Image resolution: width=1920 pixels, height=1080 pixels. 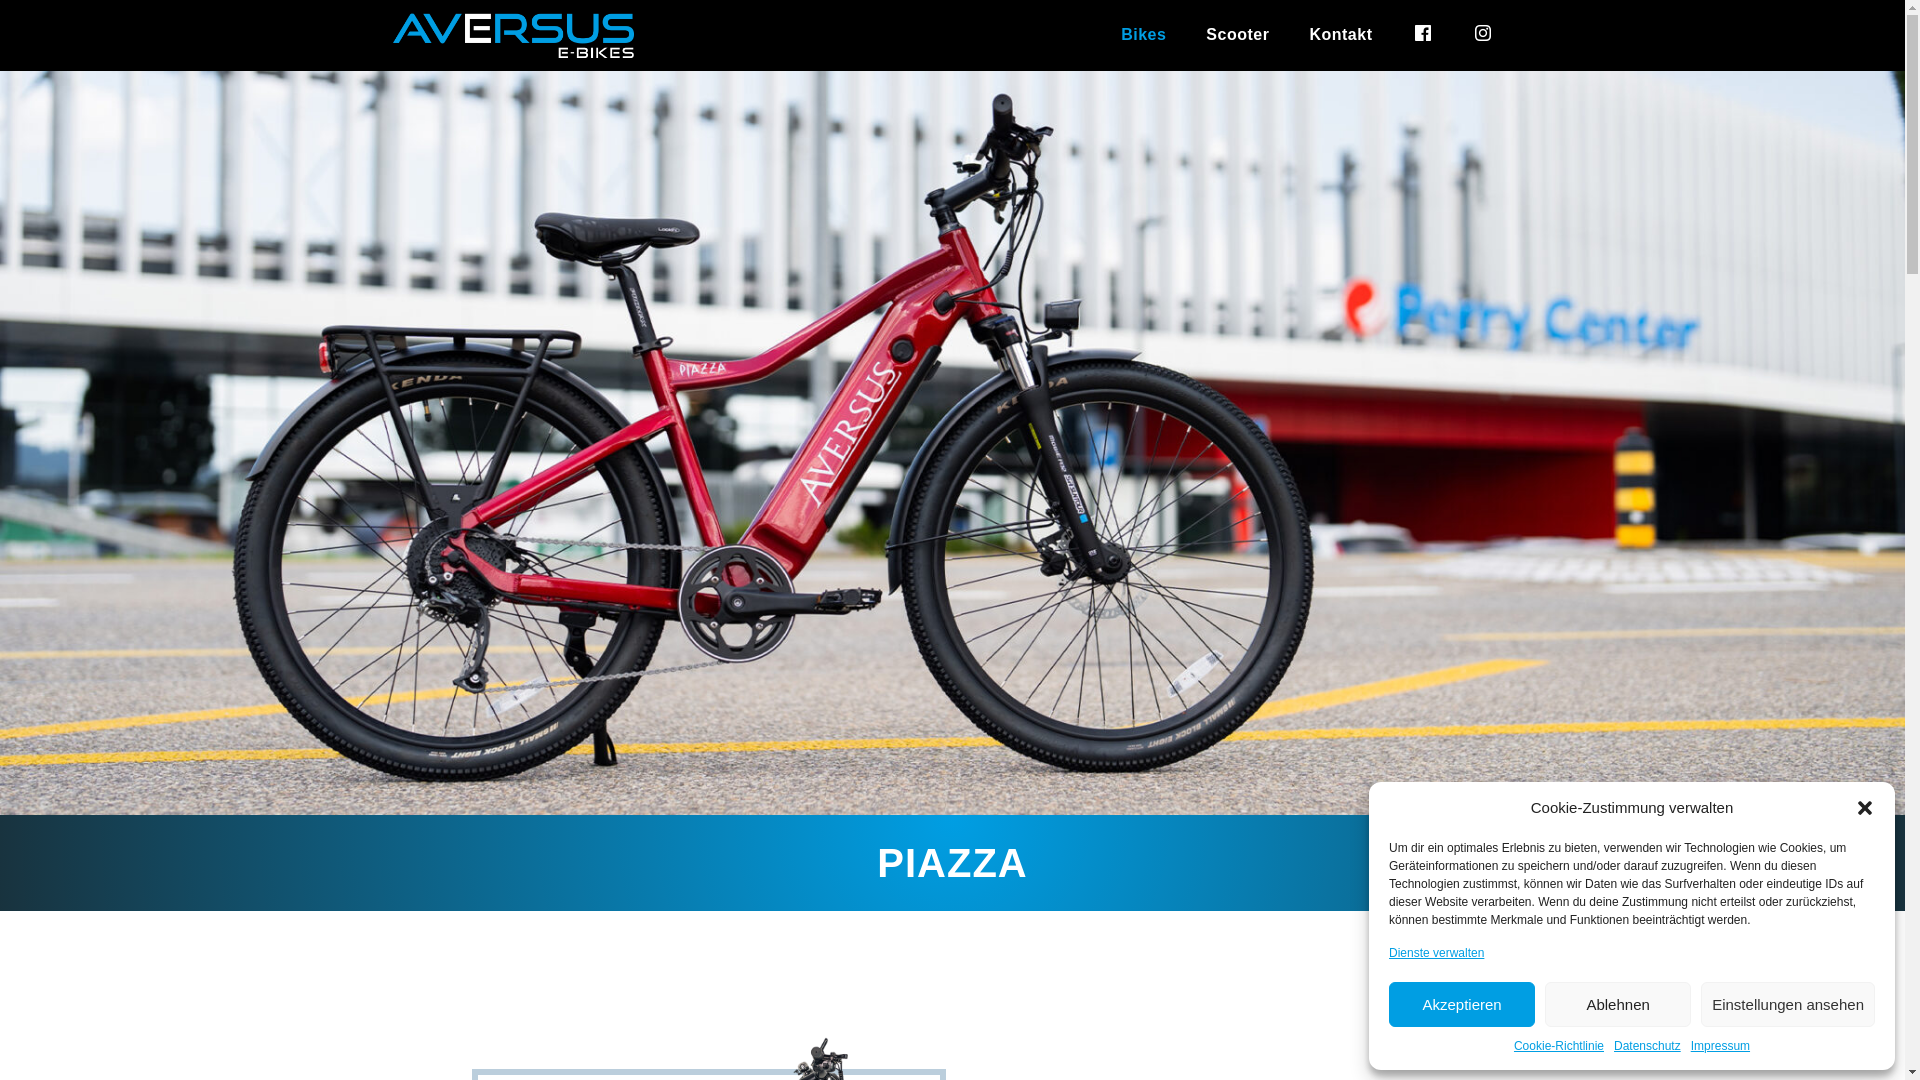 I want to click on 'Akzeptieren', so click(x=1387, y=1004).